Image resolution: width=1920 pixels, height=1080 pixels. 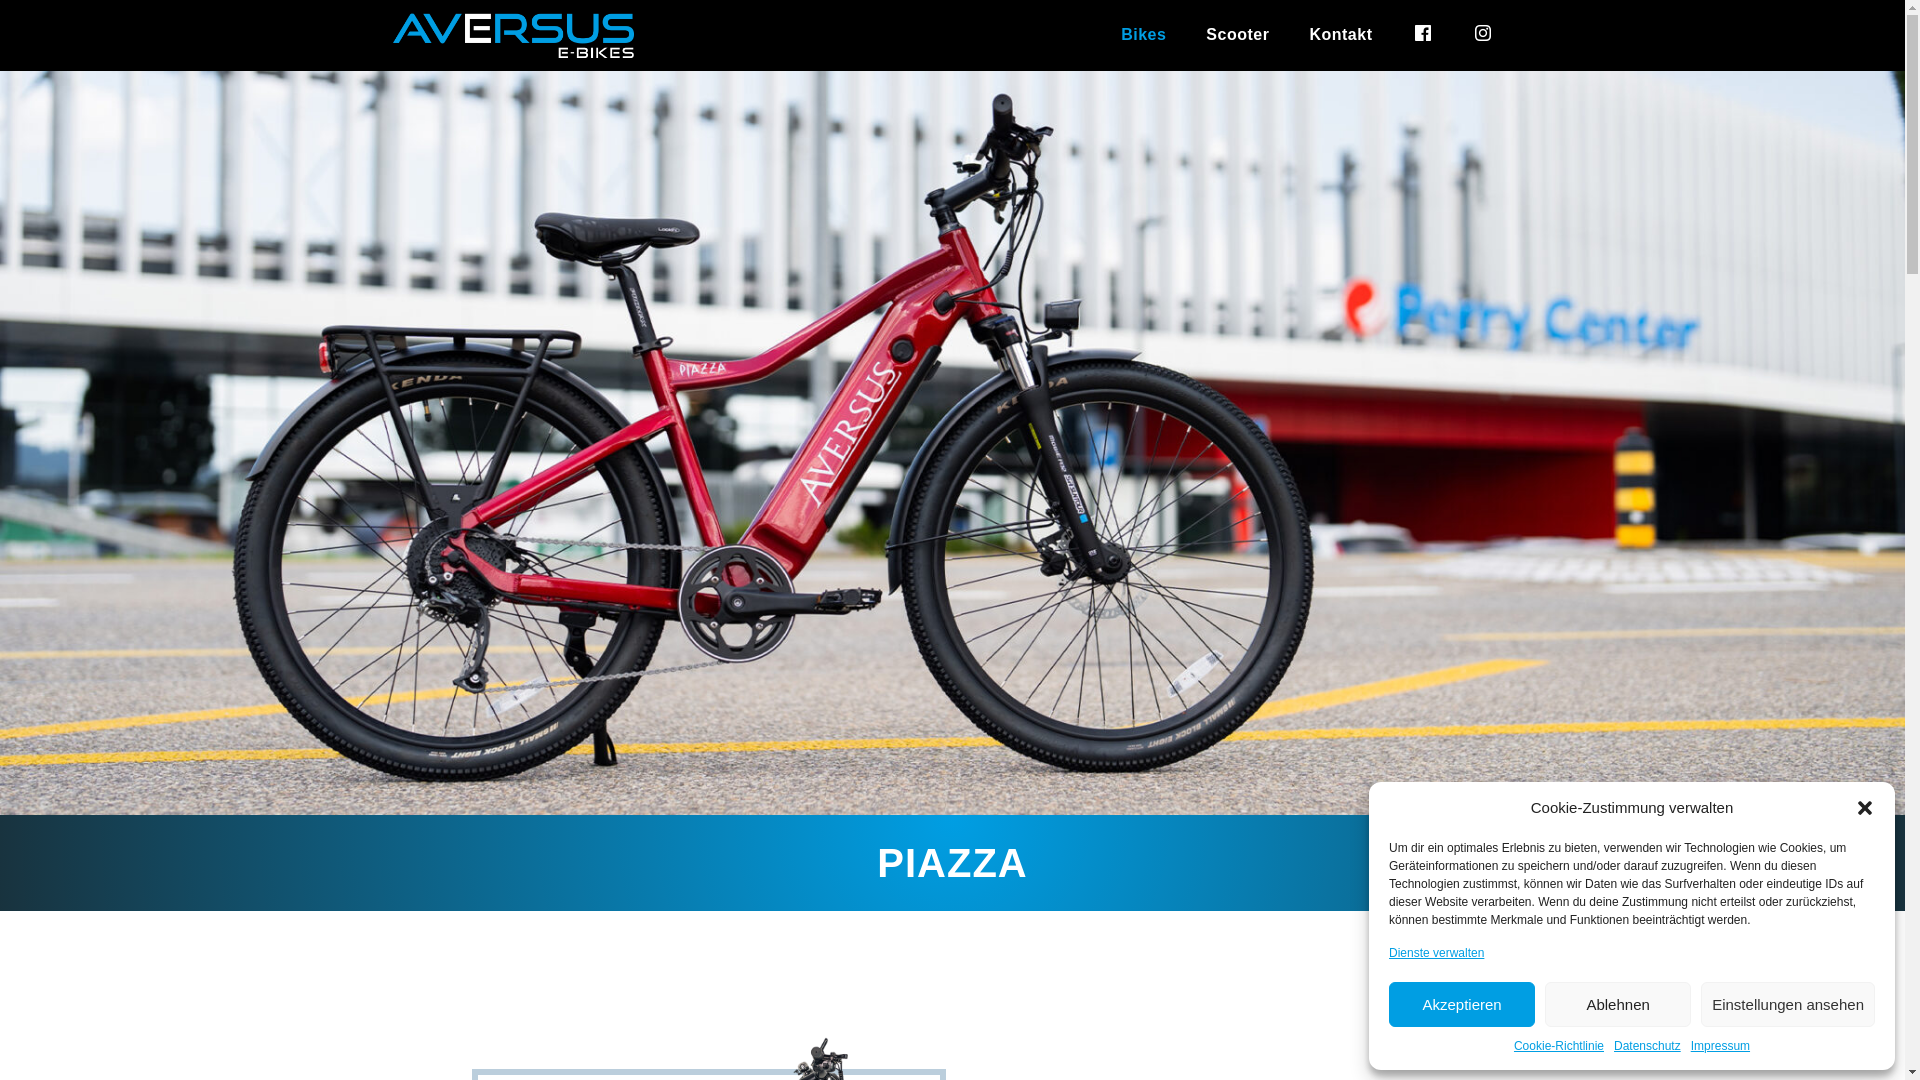 I want to click on 'Akzeptieren', so click(x=1387, y=1004).